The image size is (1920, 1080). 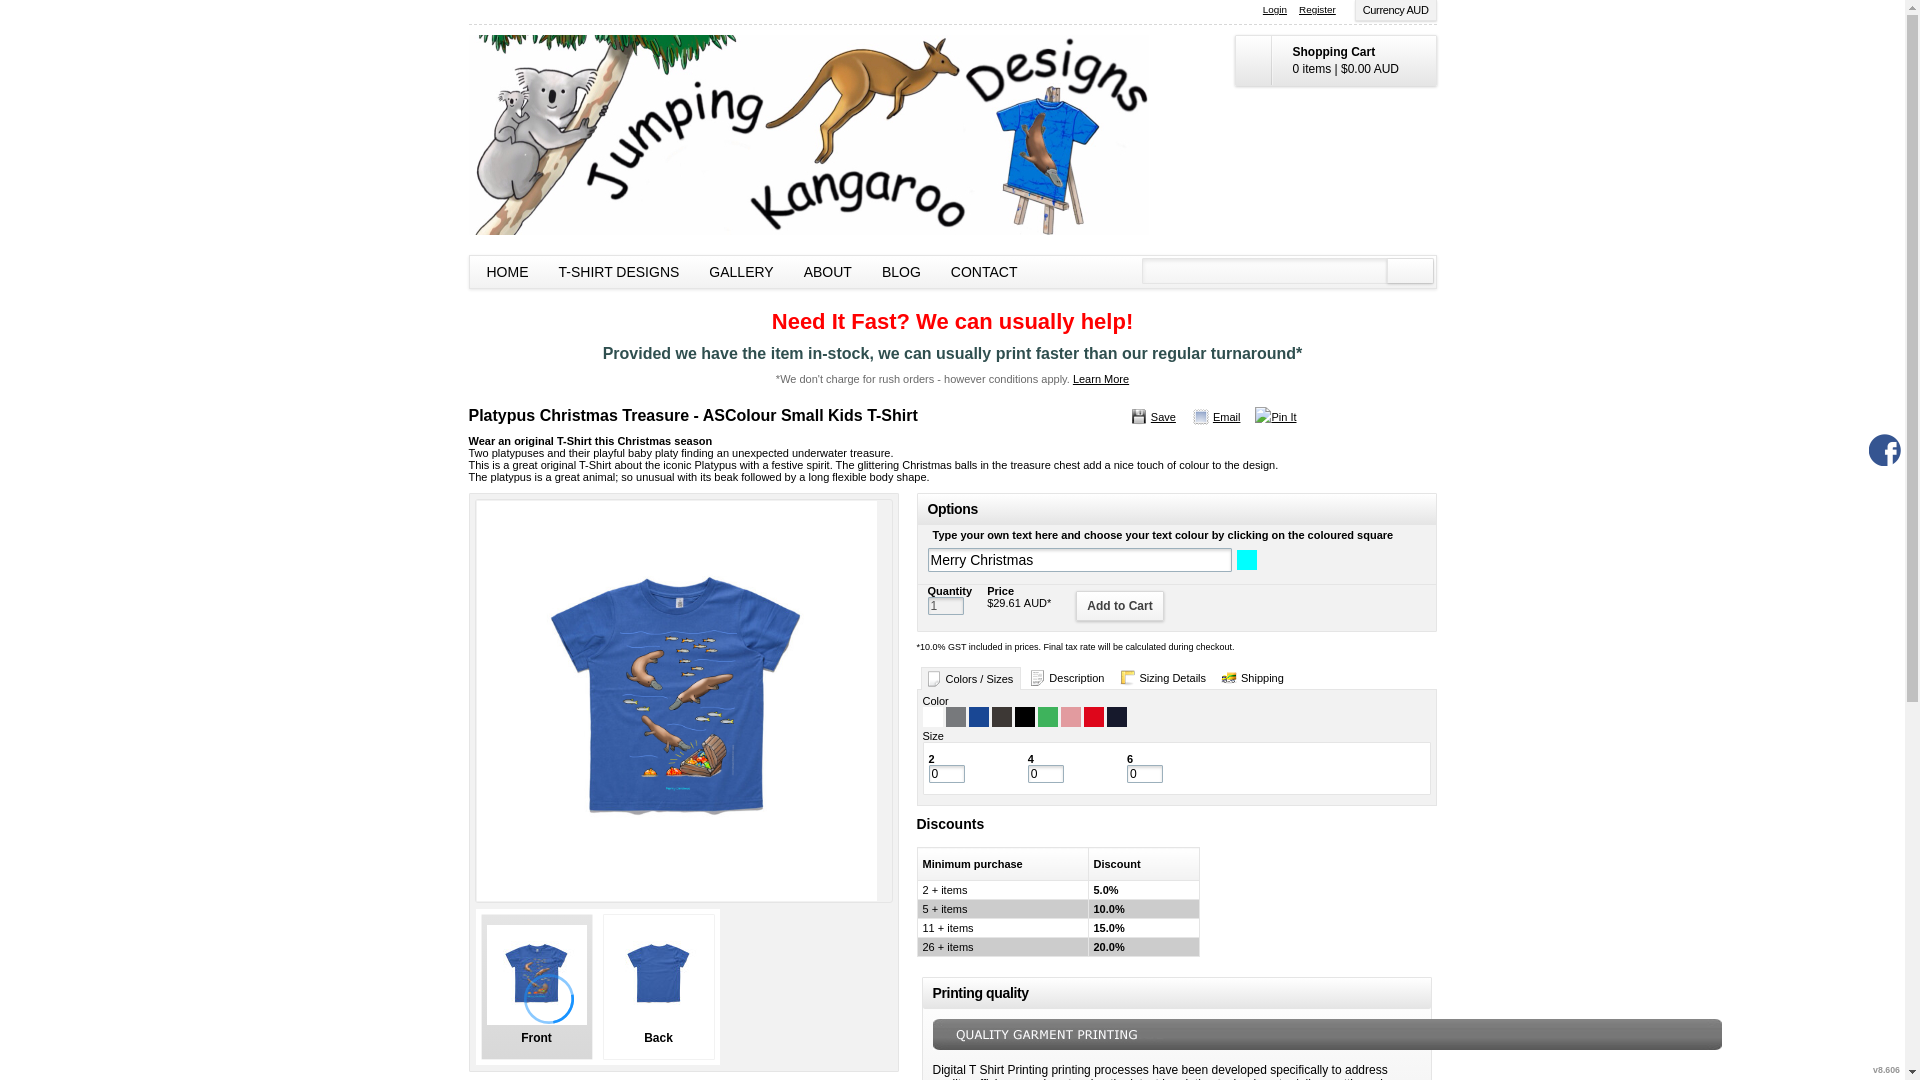 I want to click on 'Pin It', so click(x=1253, y=415).